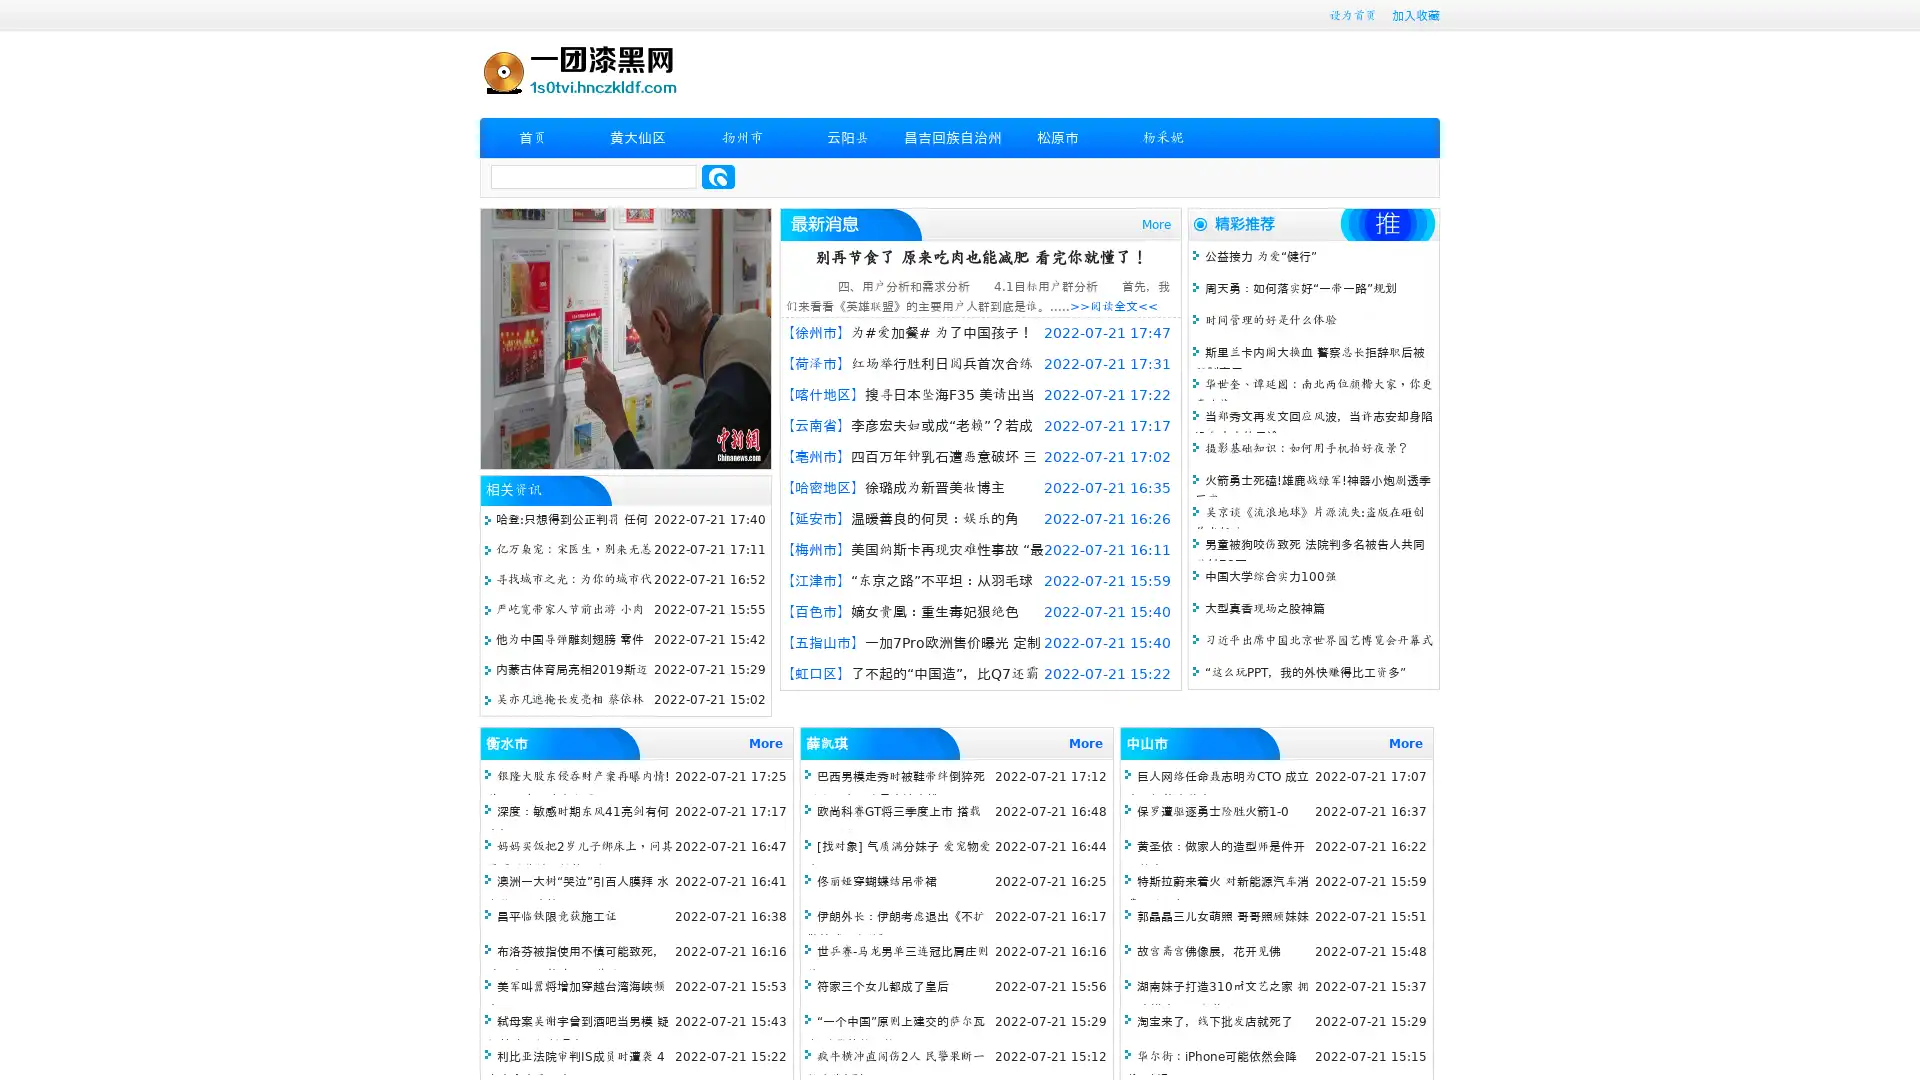 This screenshot has width=1920, height=1080. What do you see at coordinates (718, 176) in the screenshot?
I see `Search` at bounding box center [718, 176].